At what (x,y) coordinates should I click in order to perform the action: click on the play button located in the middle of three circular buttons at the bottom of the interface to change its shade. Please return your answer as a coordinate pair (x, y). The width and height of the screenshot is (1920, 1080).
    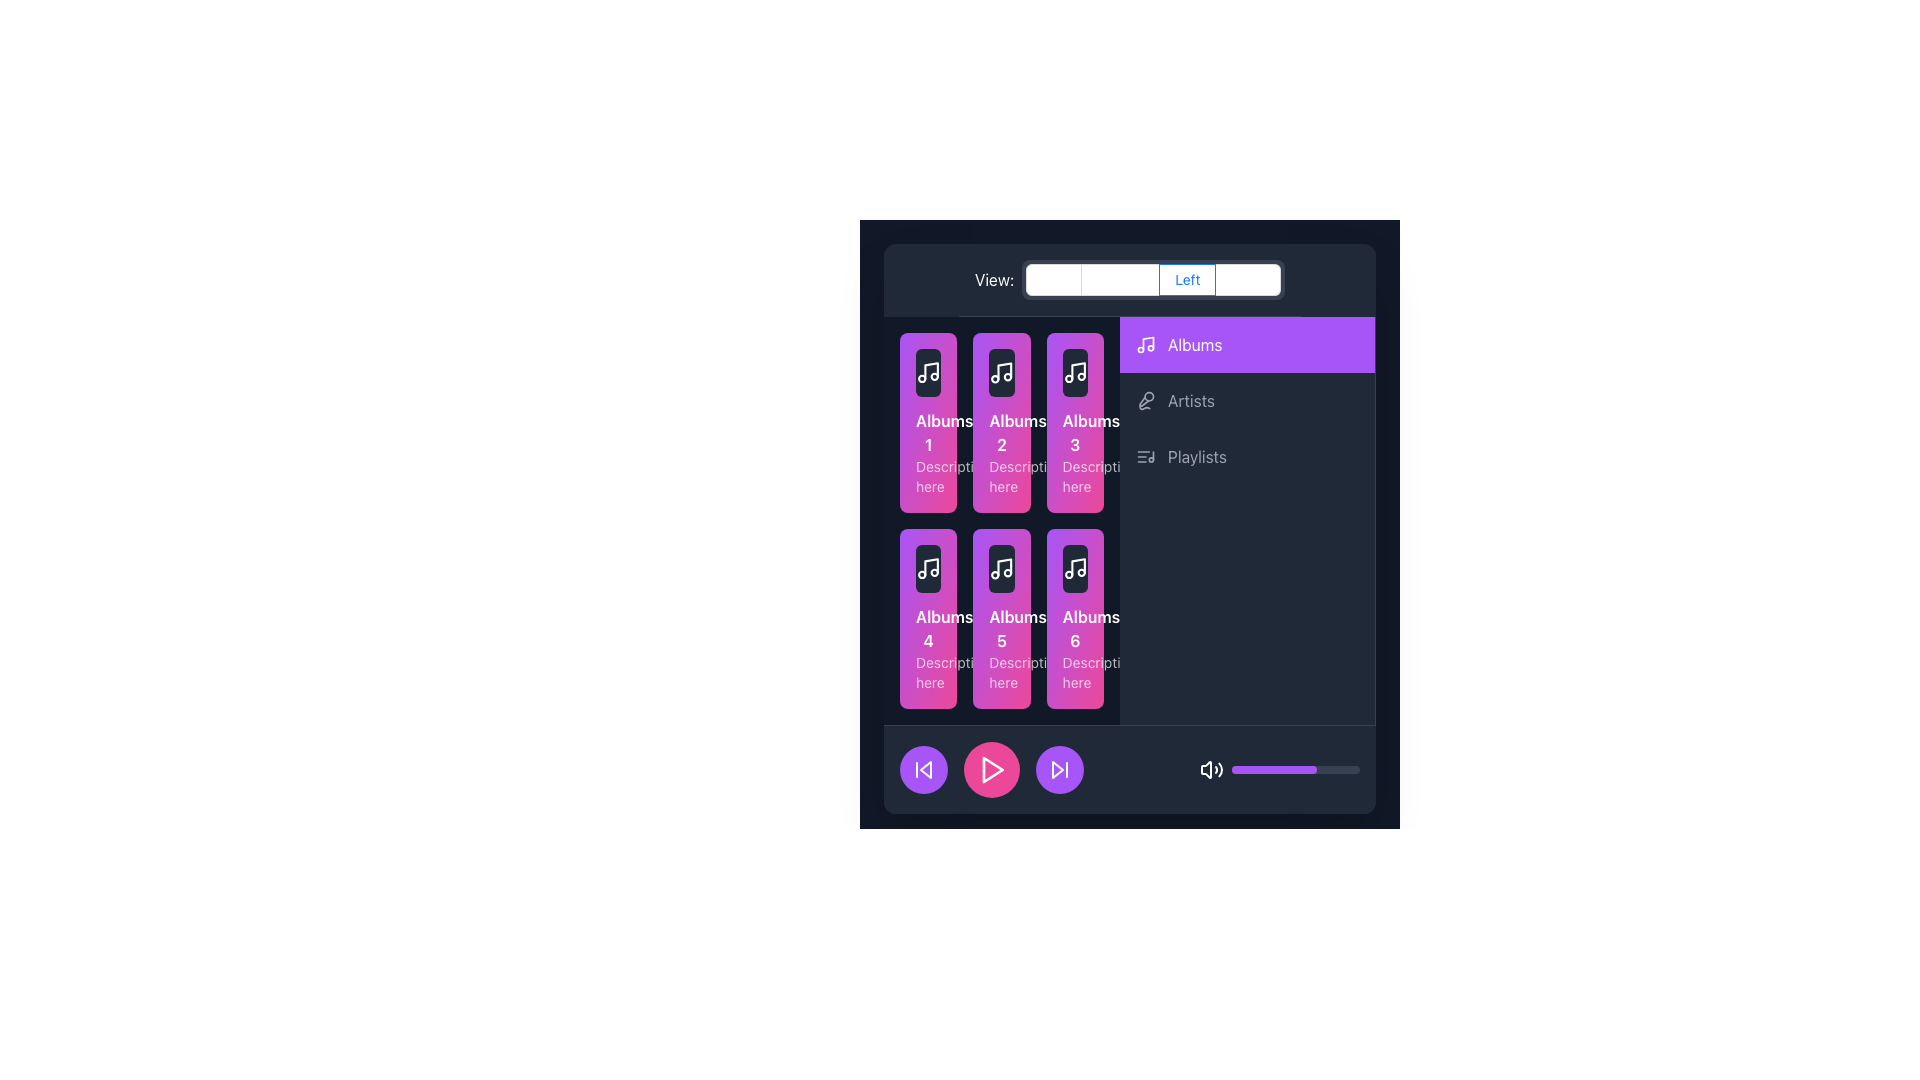
    Looking at the image, I should click on (992, 769).